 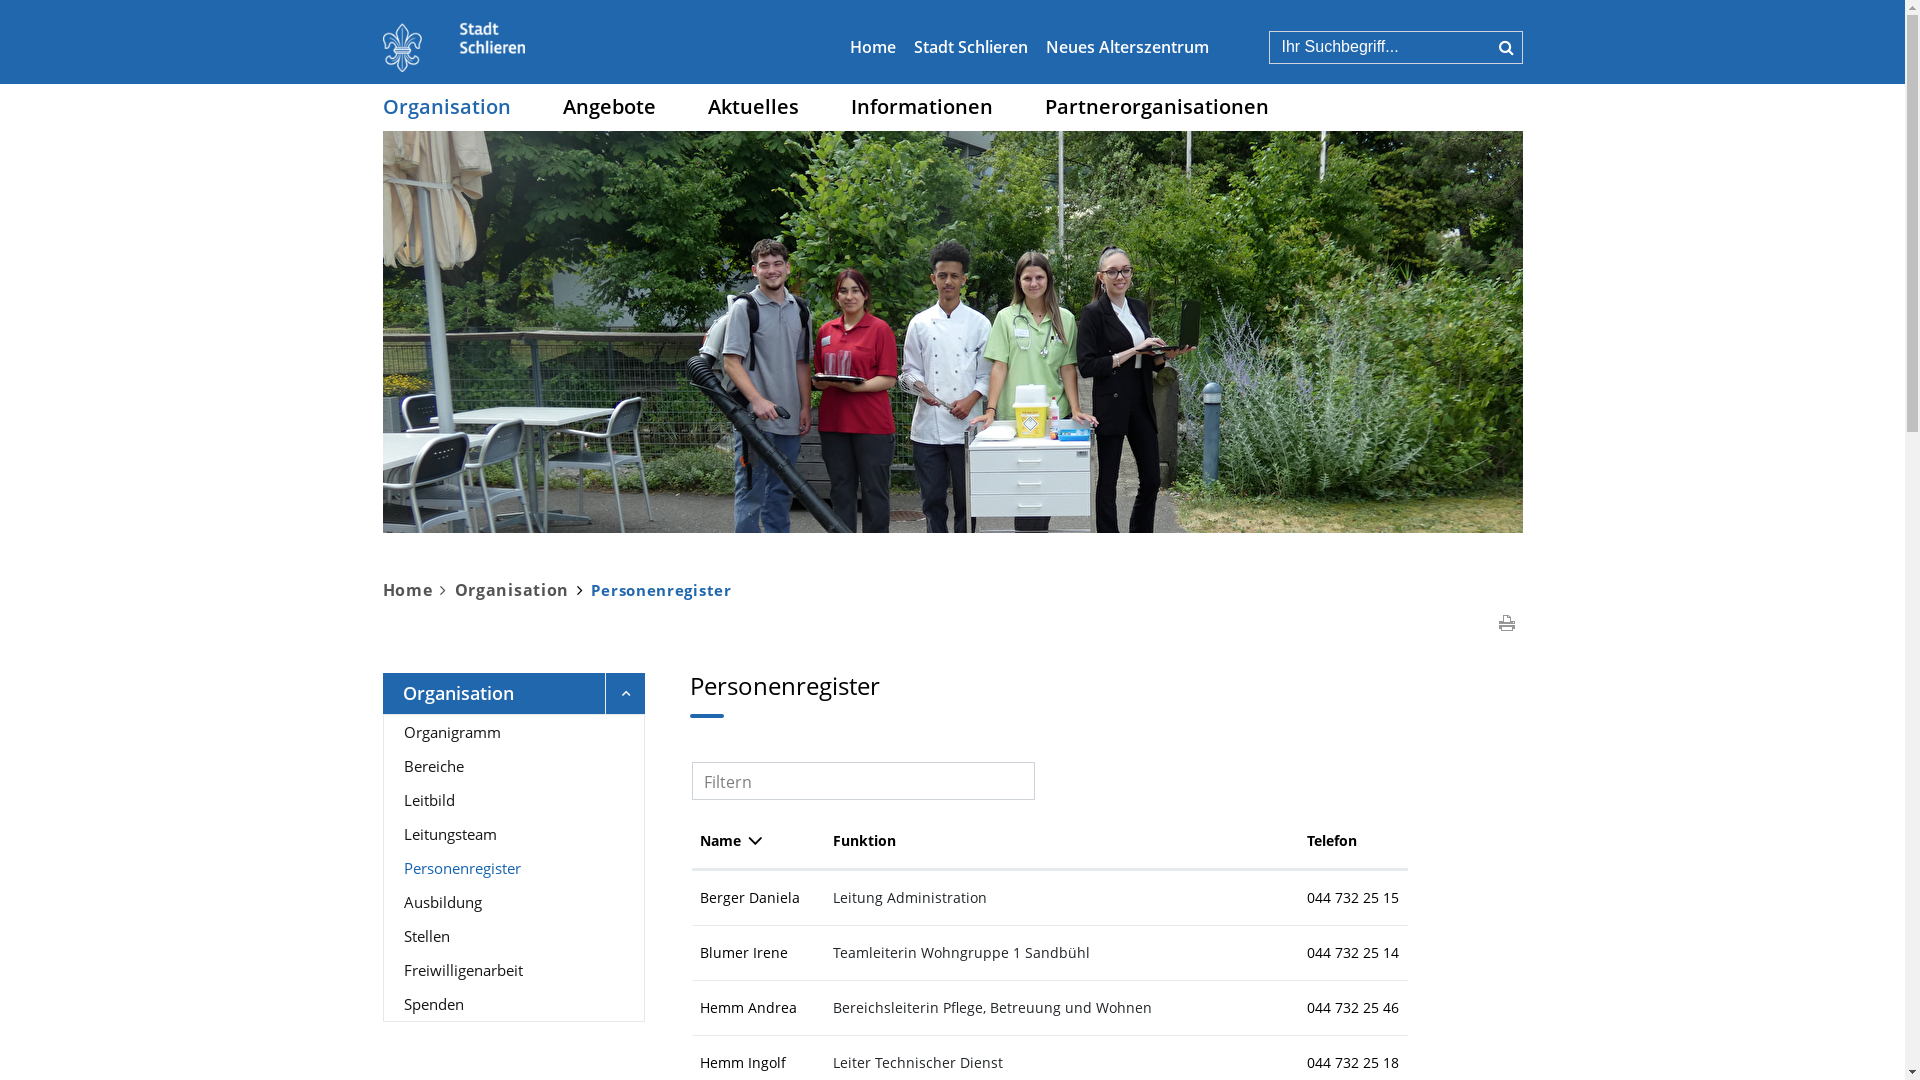 I want to click on 'Organigramm', so click(x=514, y=732).